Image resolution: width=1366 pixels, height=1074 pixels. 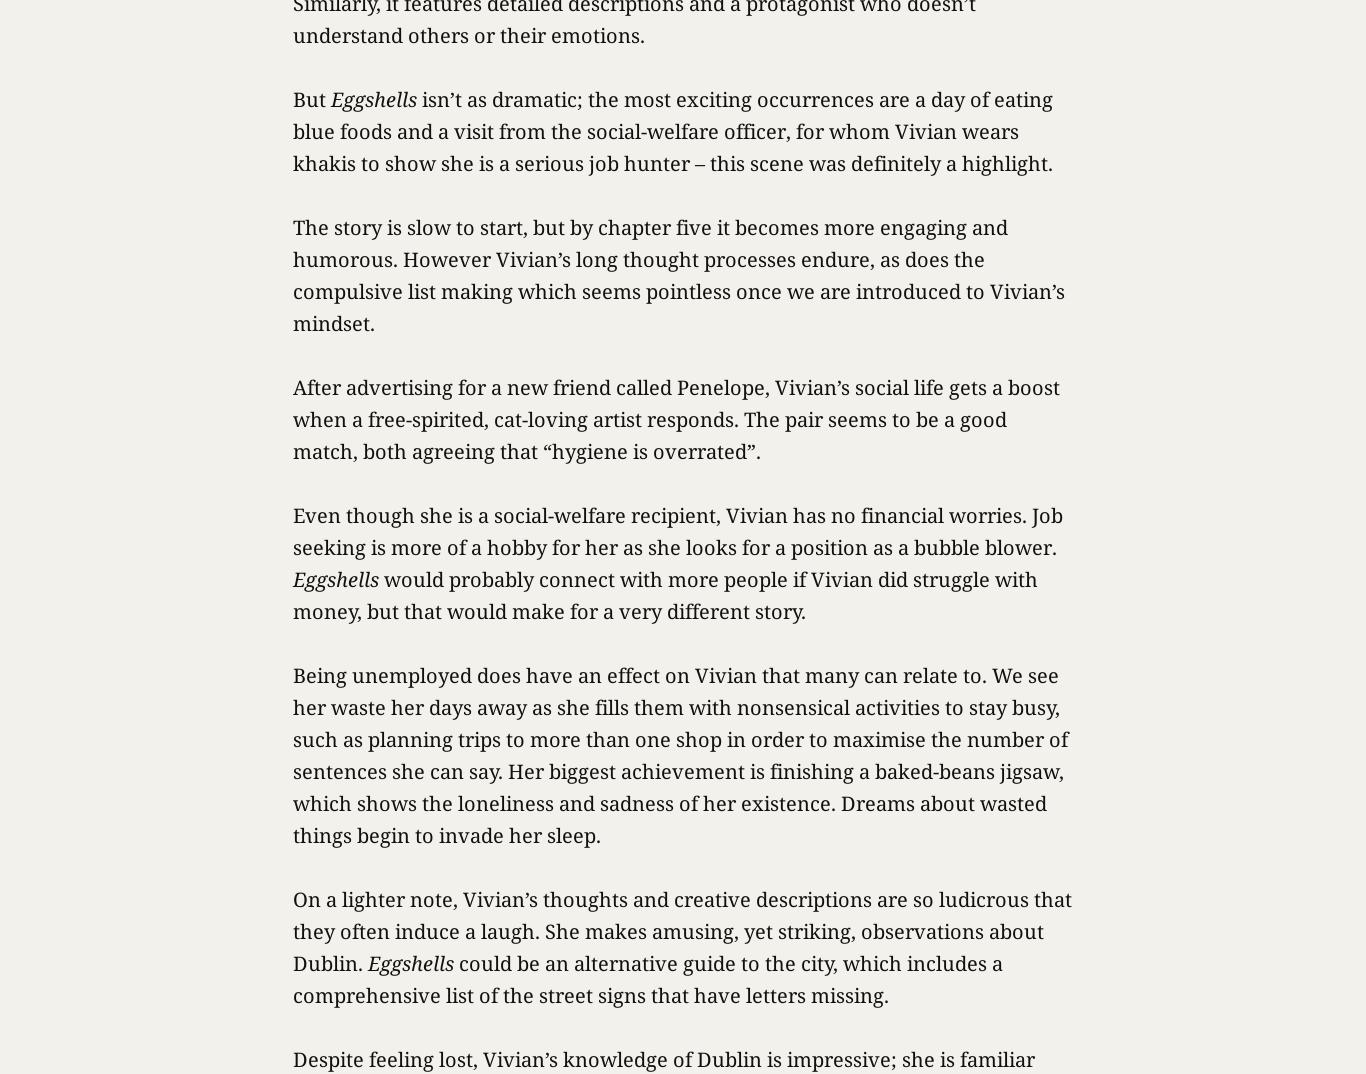 What do you see at coordinates (293, 931) in the screenshot?
I see `'On a lighter note, Vivian’s thoughts and creative descriptions are so ludicrous that they often induce a laugh. She makes amusing, yet striking, observations about Dublin.'` at bounding box center [293, 931].